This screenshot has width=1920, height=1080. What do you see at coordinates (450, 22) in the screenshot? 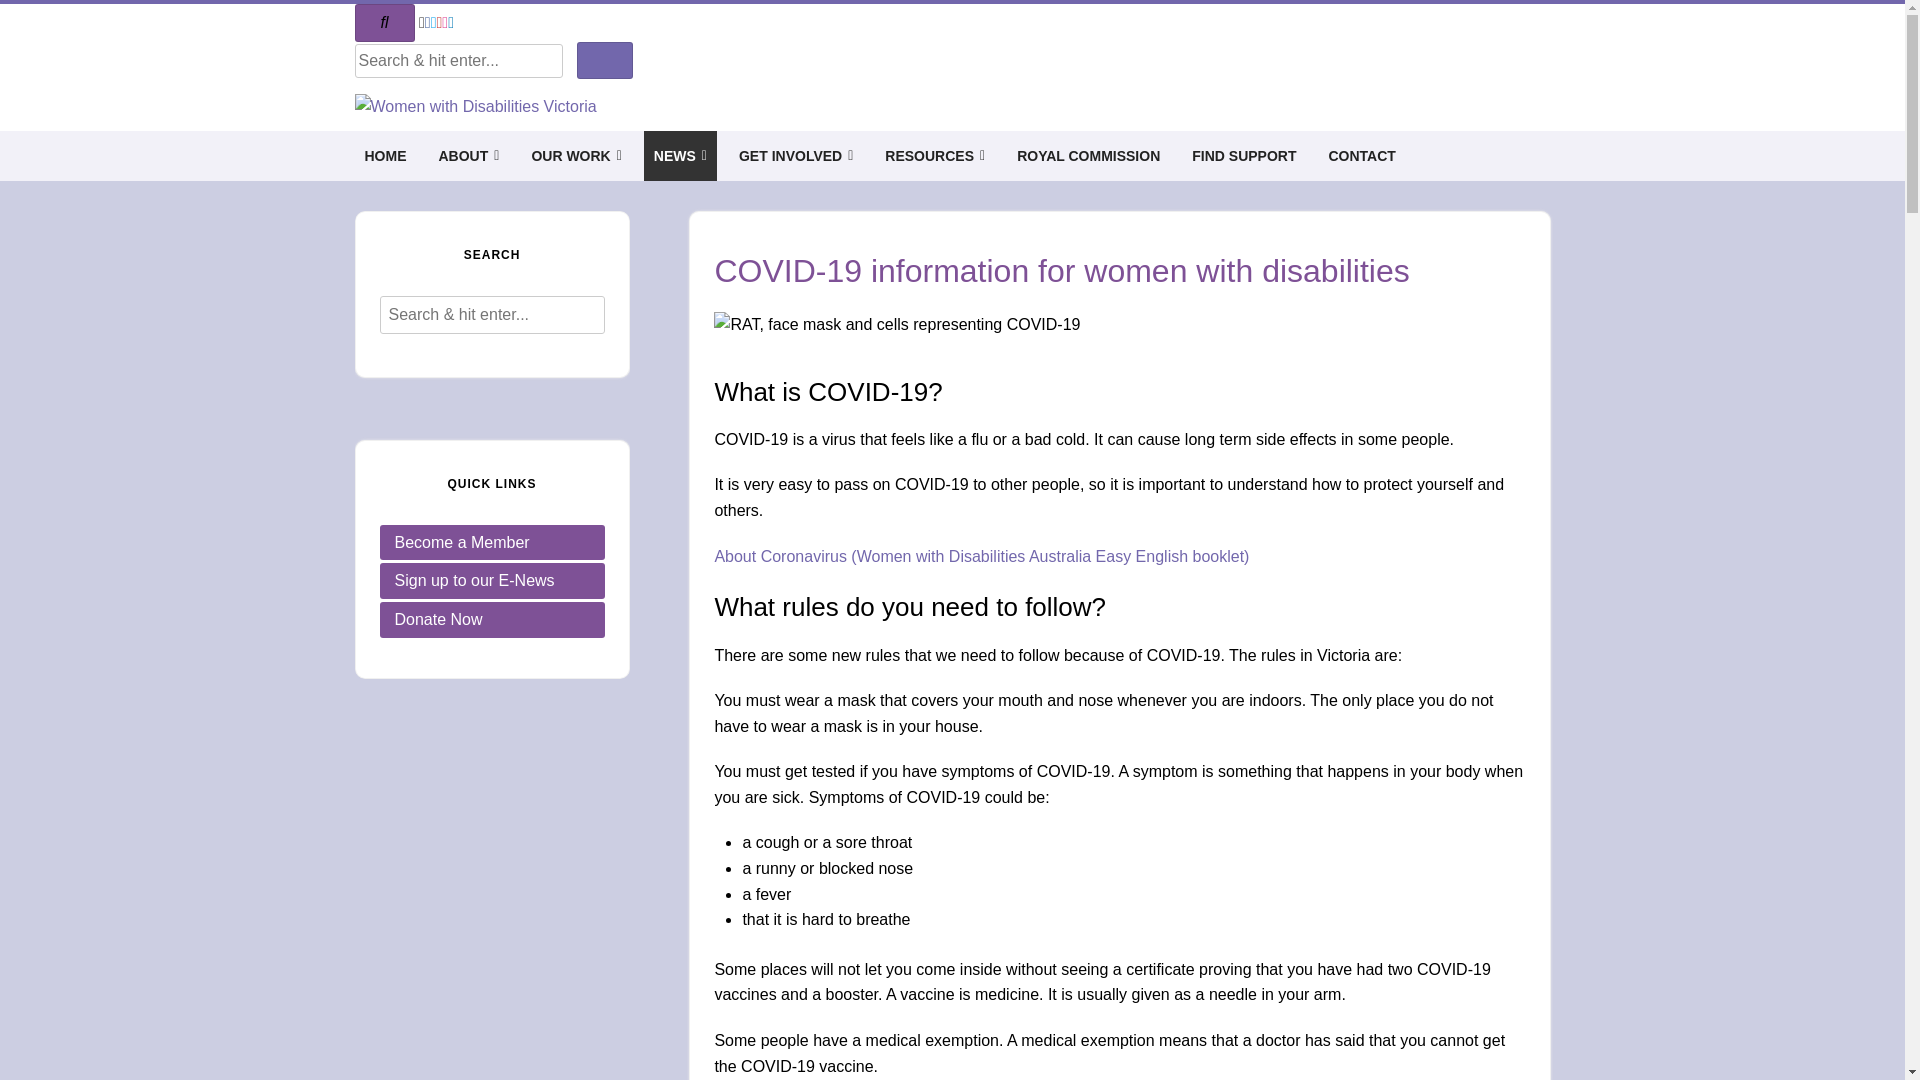
I see `'Find Us on LinkedIn'` at bounding box center [450, 22].